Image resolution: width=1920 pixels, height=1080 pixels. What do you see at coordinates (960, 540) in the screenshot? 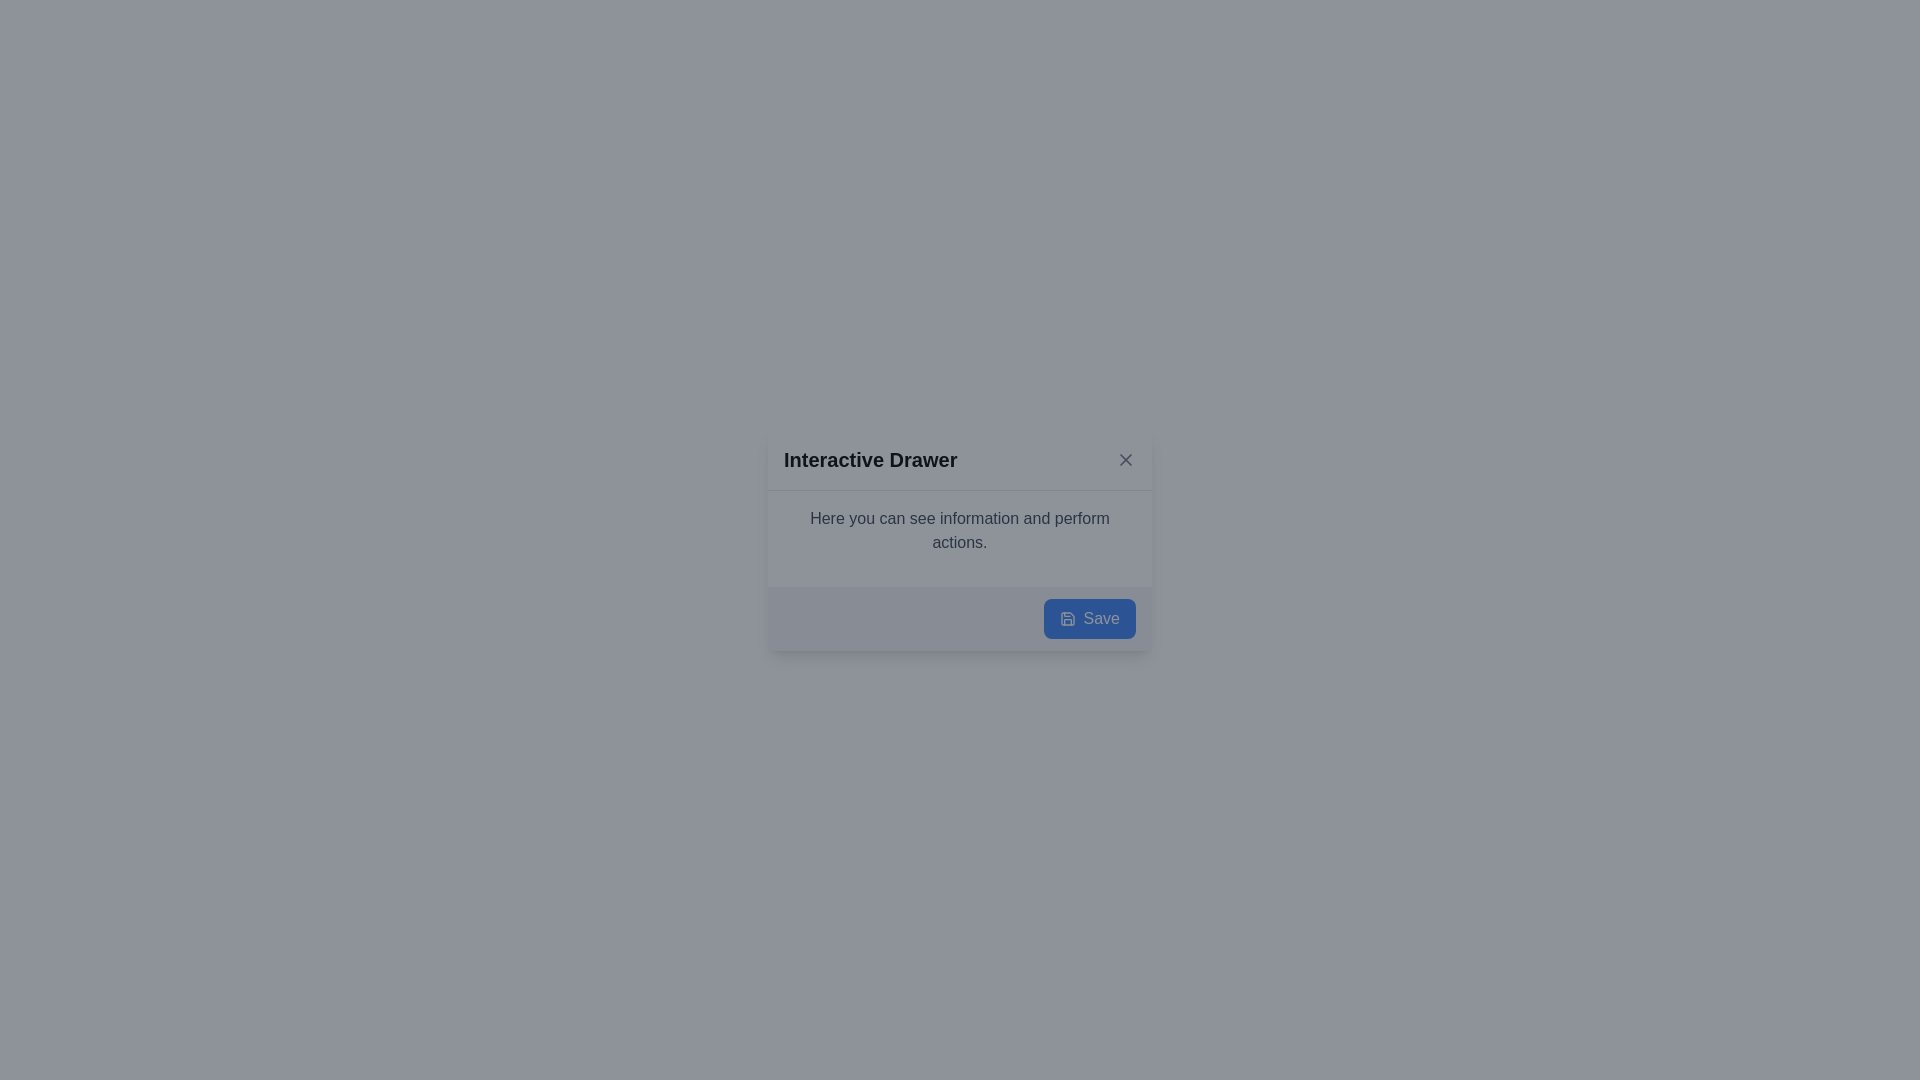
I see `displayed information from the Interactive informational drawer, which features a bold title 'Interactive Drawer' and a description below it` at bounding box center [960, 540].